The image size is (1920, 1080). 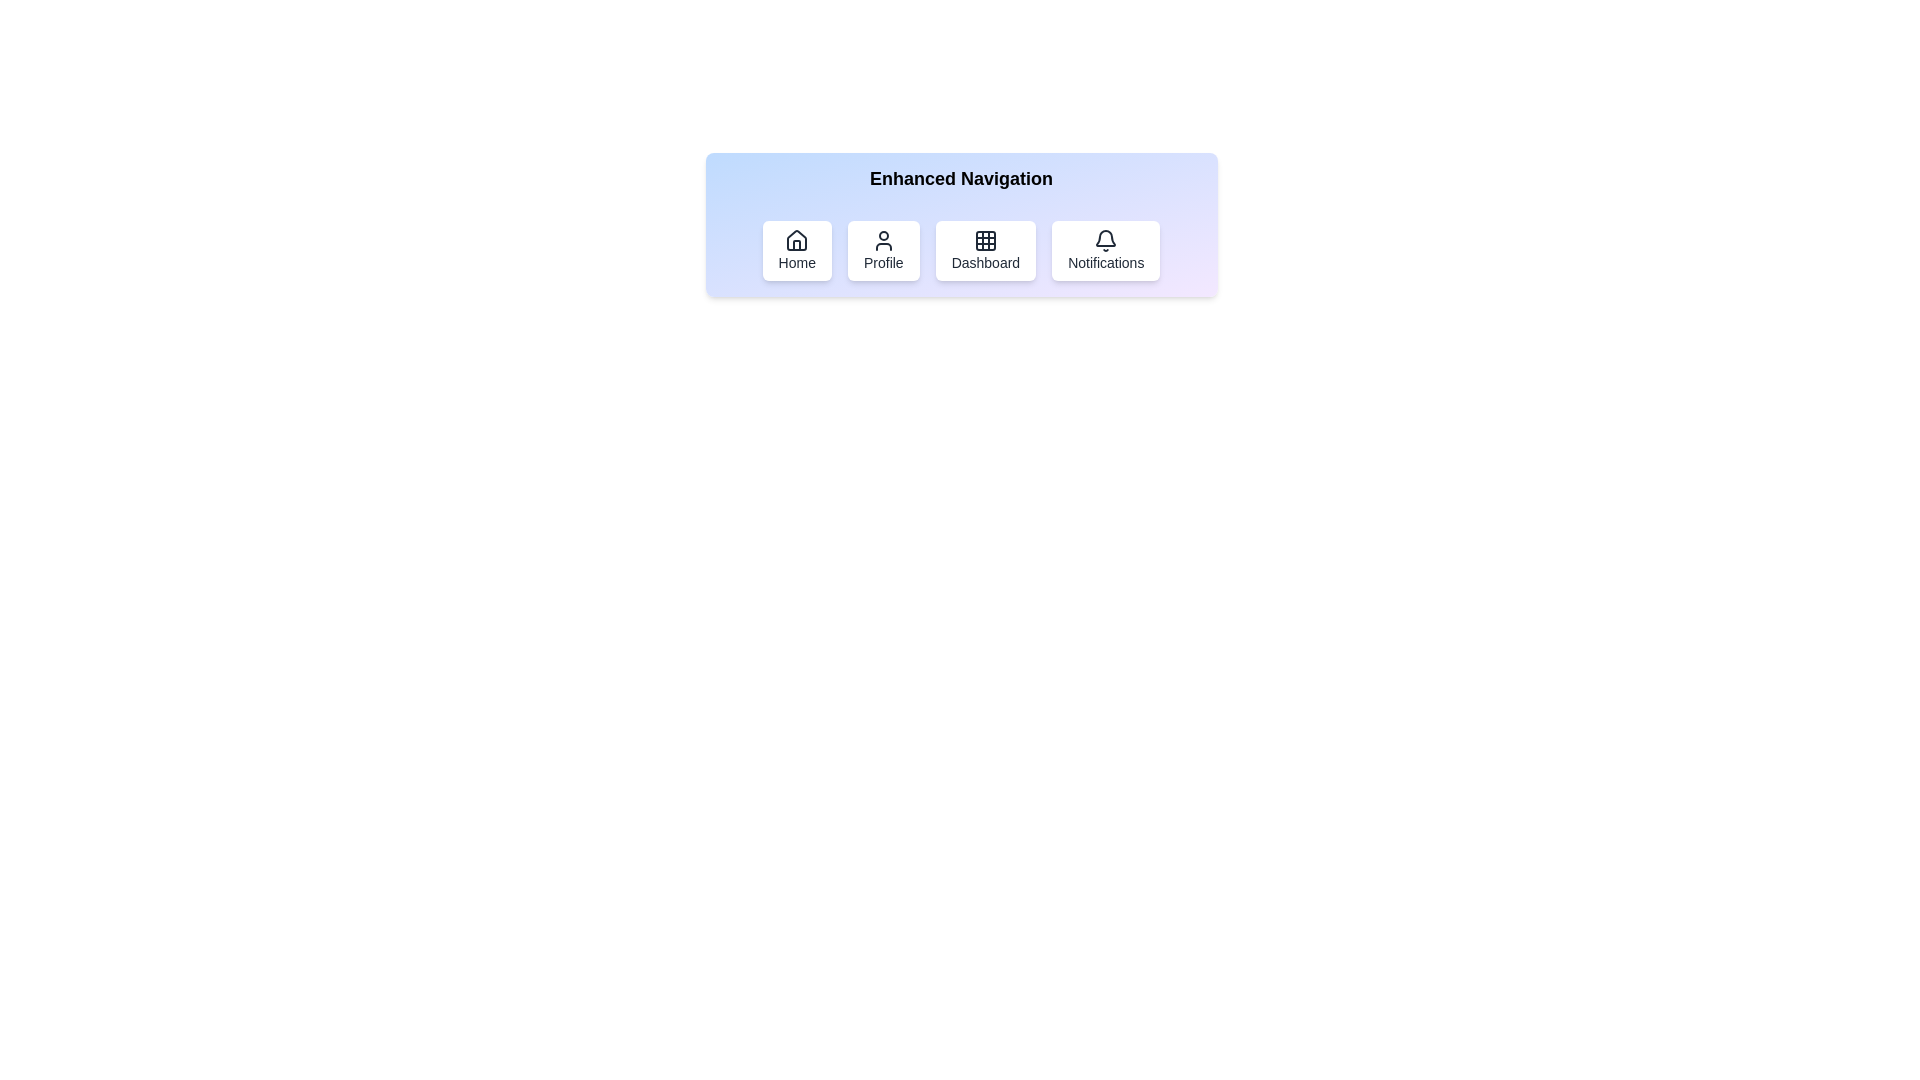 What do you see at coordinates (796, 239) in the screenshot?
I see `the house icon button located first in the horizontal navigation bar under 'Enhanced Navigation'` at bounding box center [796, 239].